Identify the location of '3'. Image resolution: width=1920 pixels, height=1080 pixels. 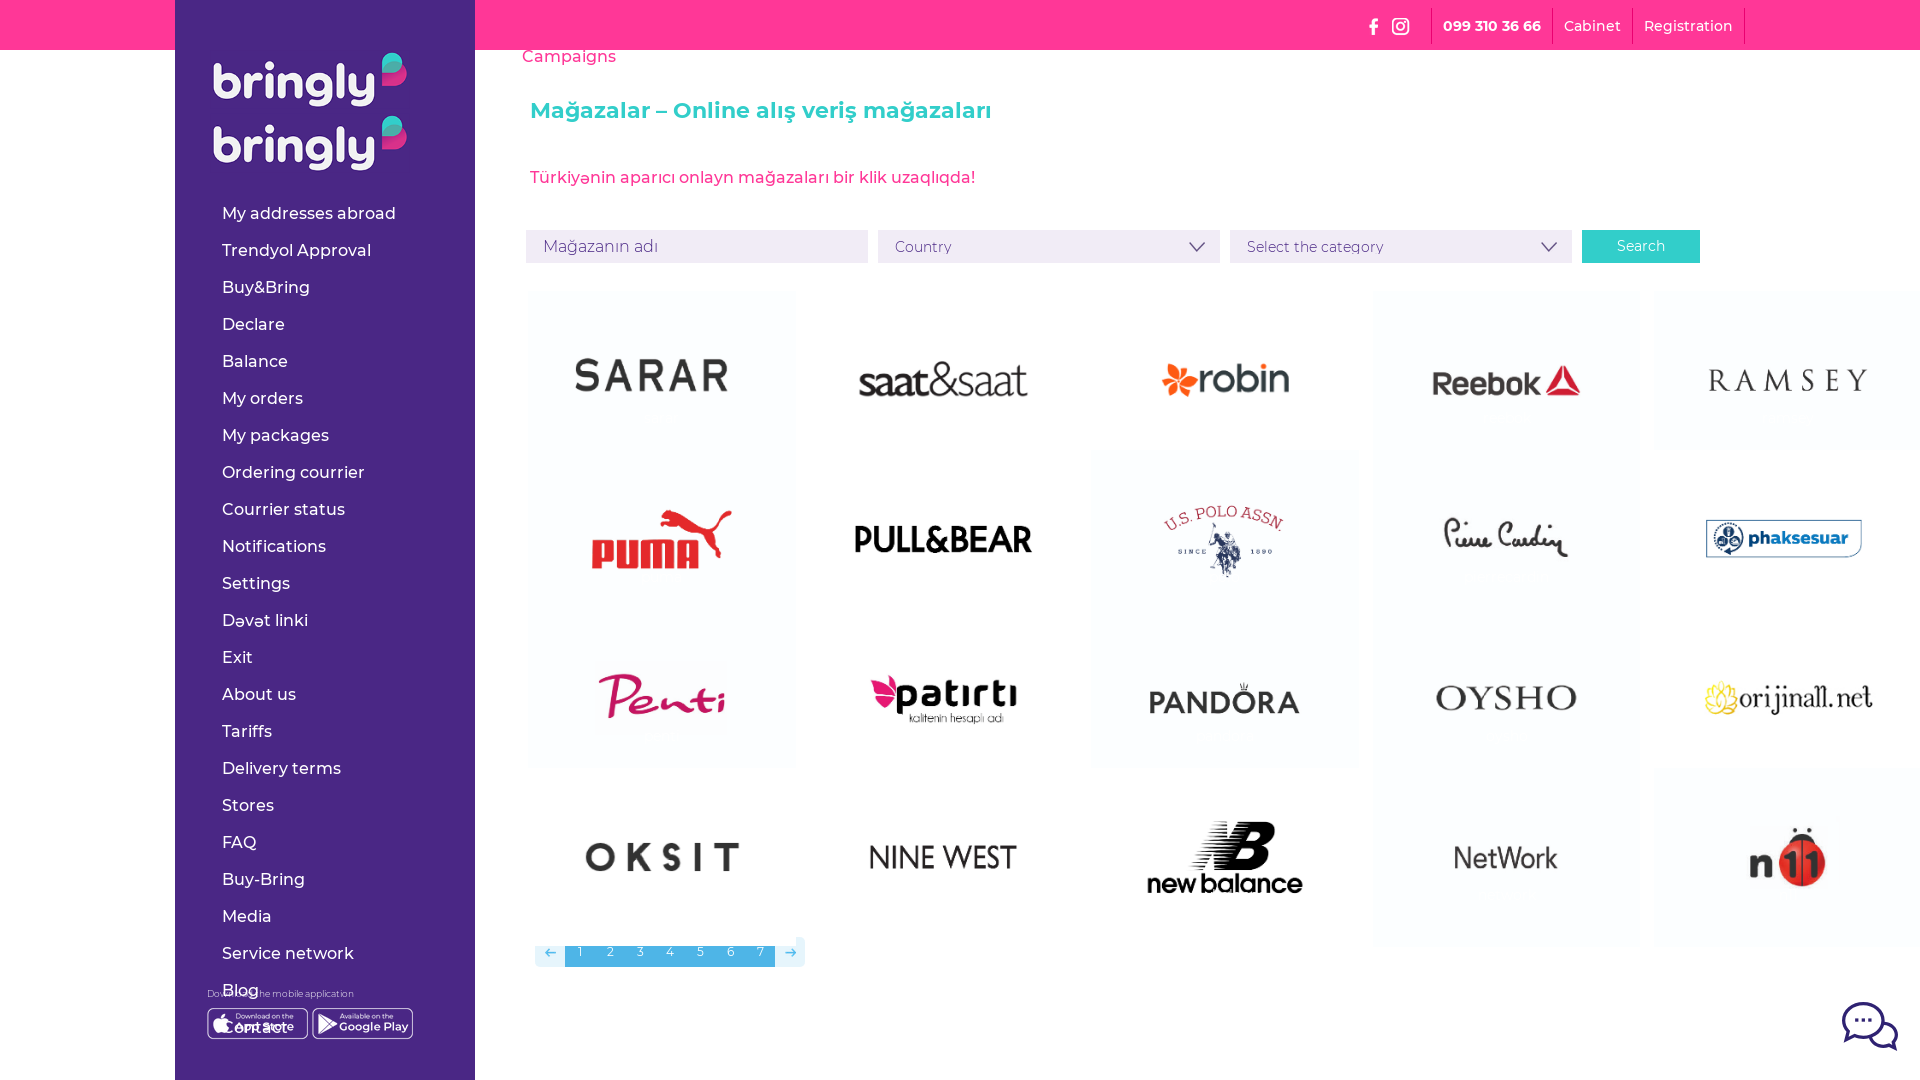
(638, 951).